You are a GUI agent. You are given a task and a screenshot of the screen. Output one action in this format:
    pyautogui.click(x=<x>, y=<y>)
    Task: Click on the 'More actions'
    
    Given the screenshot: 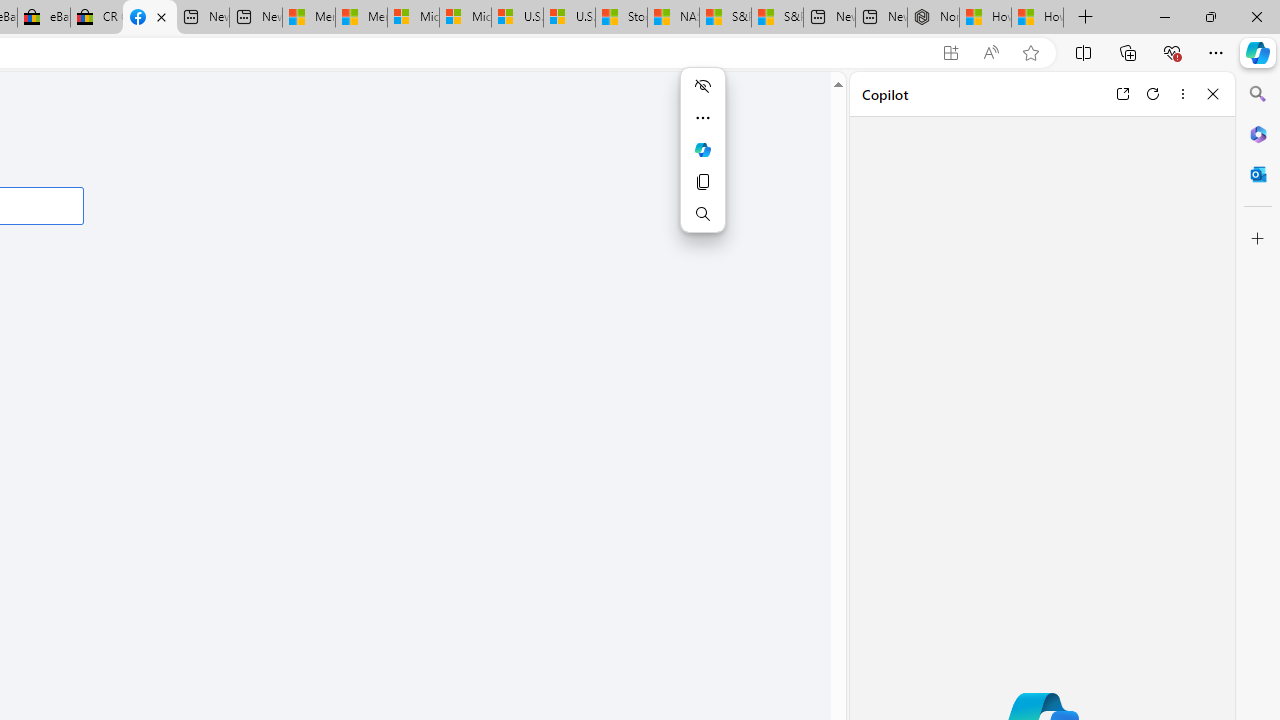 What is the action you would take?
    pyautogui.click(x=702, y=118)
    